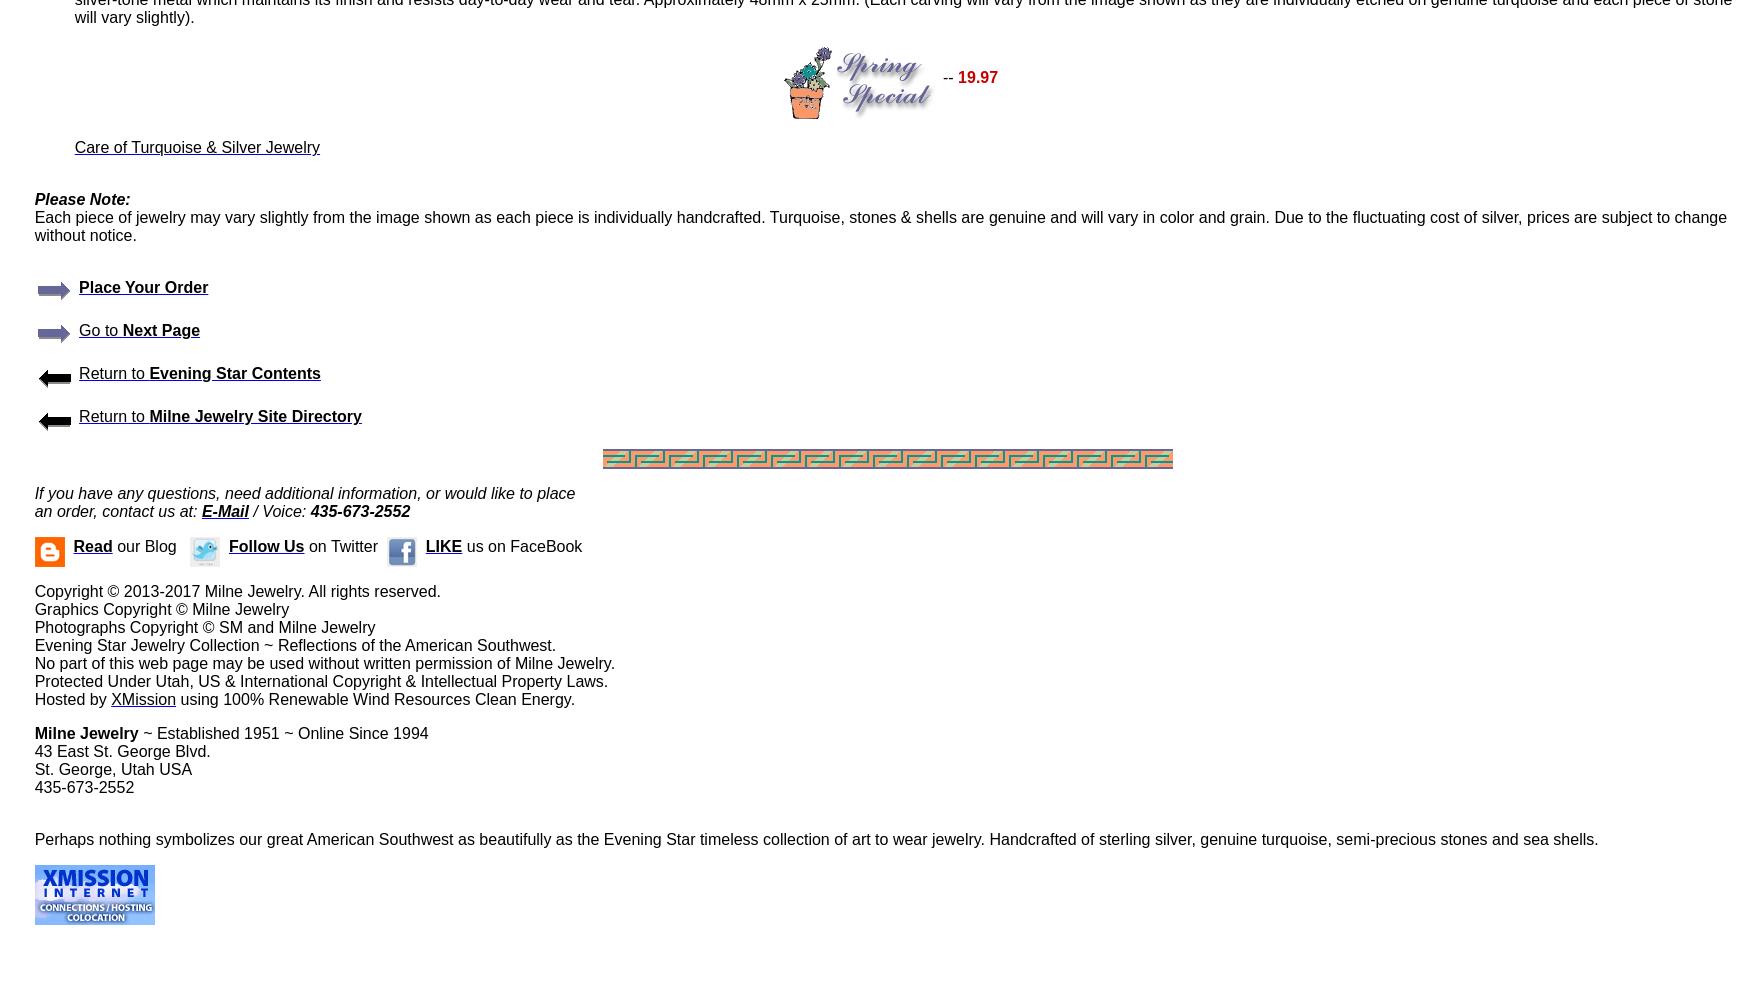 This screenshot has width=1750, height=1000. Describe the element at coordinates (85, 732) in the screenshot. I see `'Milne Jewelry'` at that location.